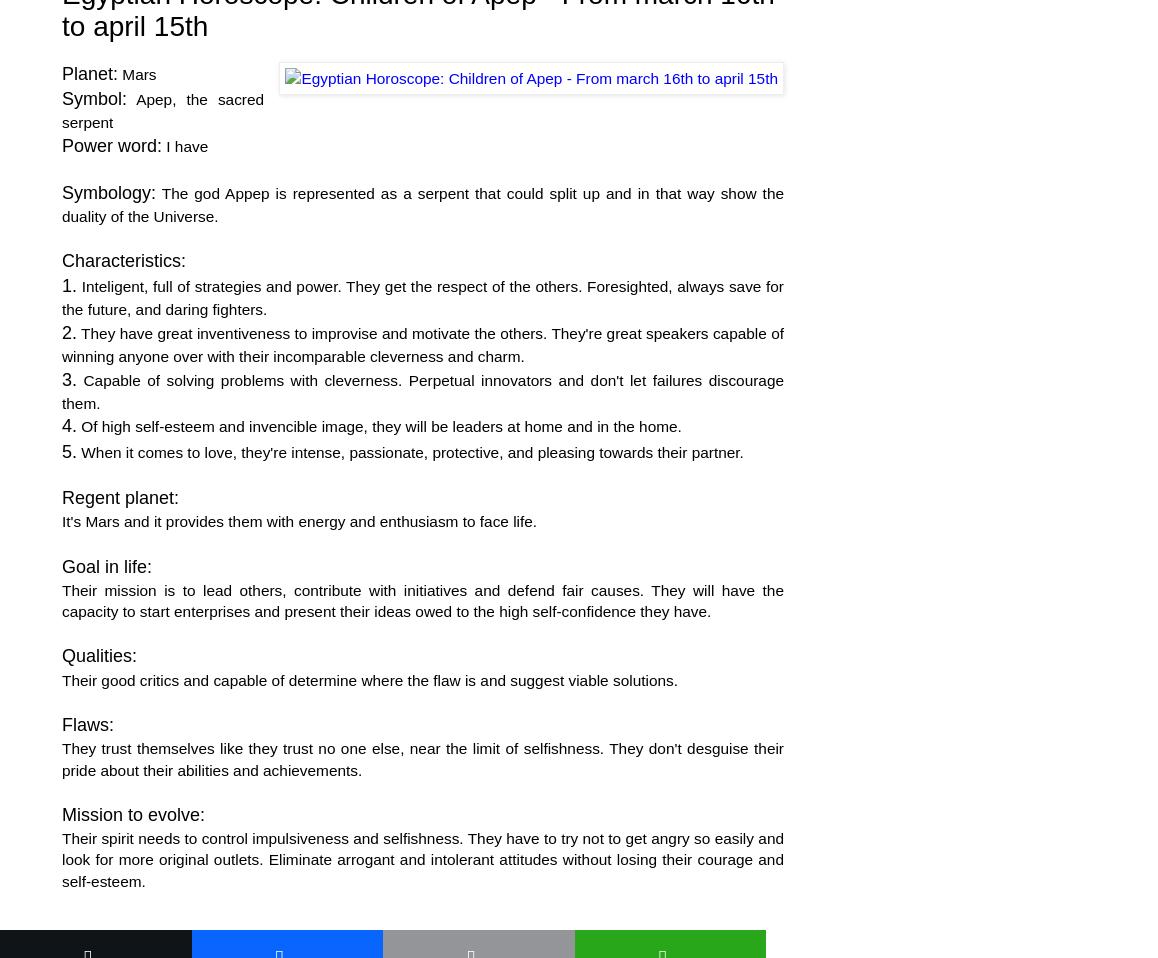  Describe the element at coordinates (162, 111) in the screenshot. I see `'Apep, the sacred serpent'` at that location.